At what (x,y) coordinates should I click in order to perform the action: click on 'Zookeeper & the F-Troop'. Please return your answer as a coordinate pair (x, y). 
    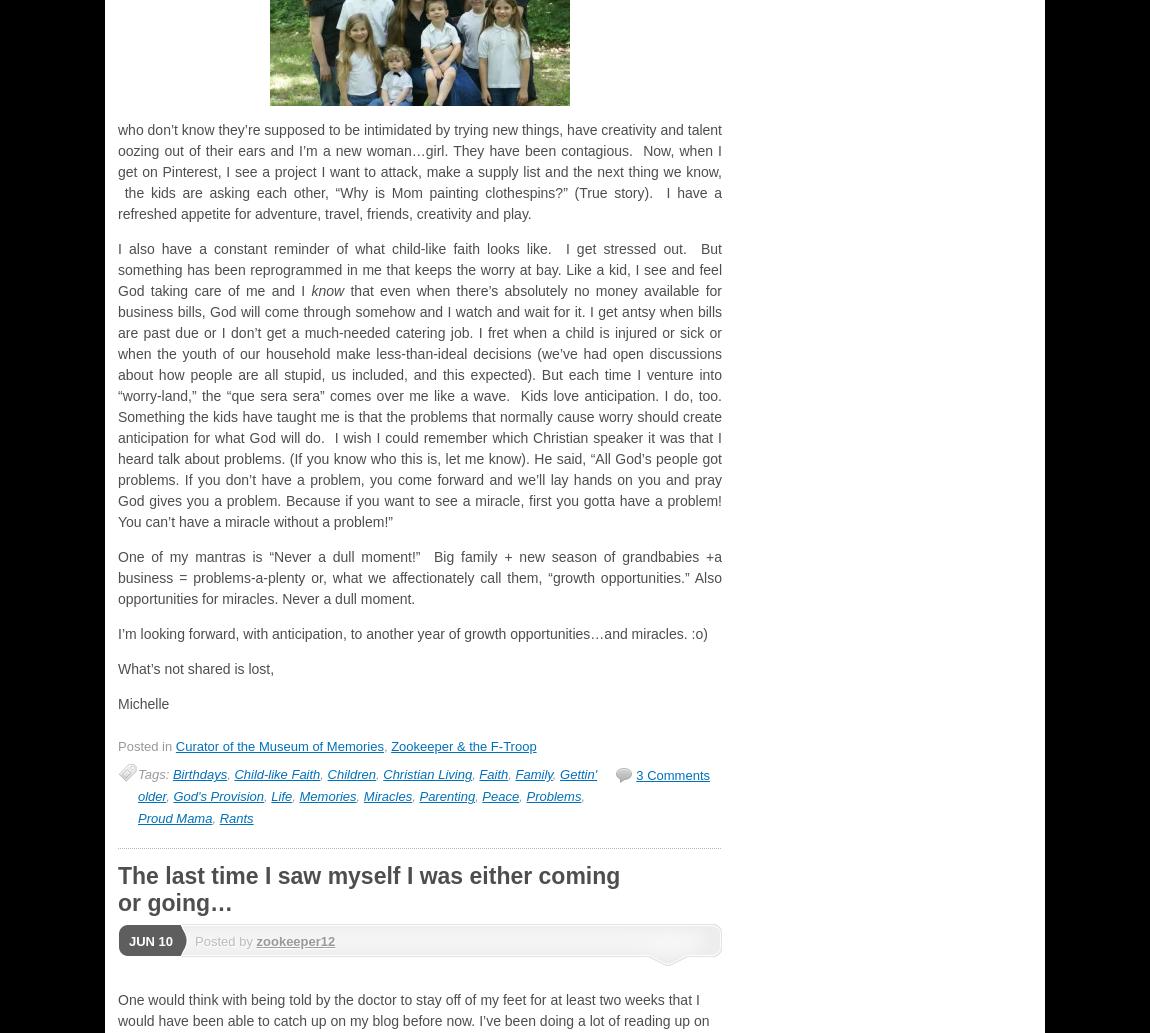
    Looking at the image, I should click on (463, 745).